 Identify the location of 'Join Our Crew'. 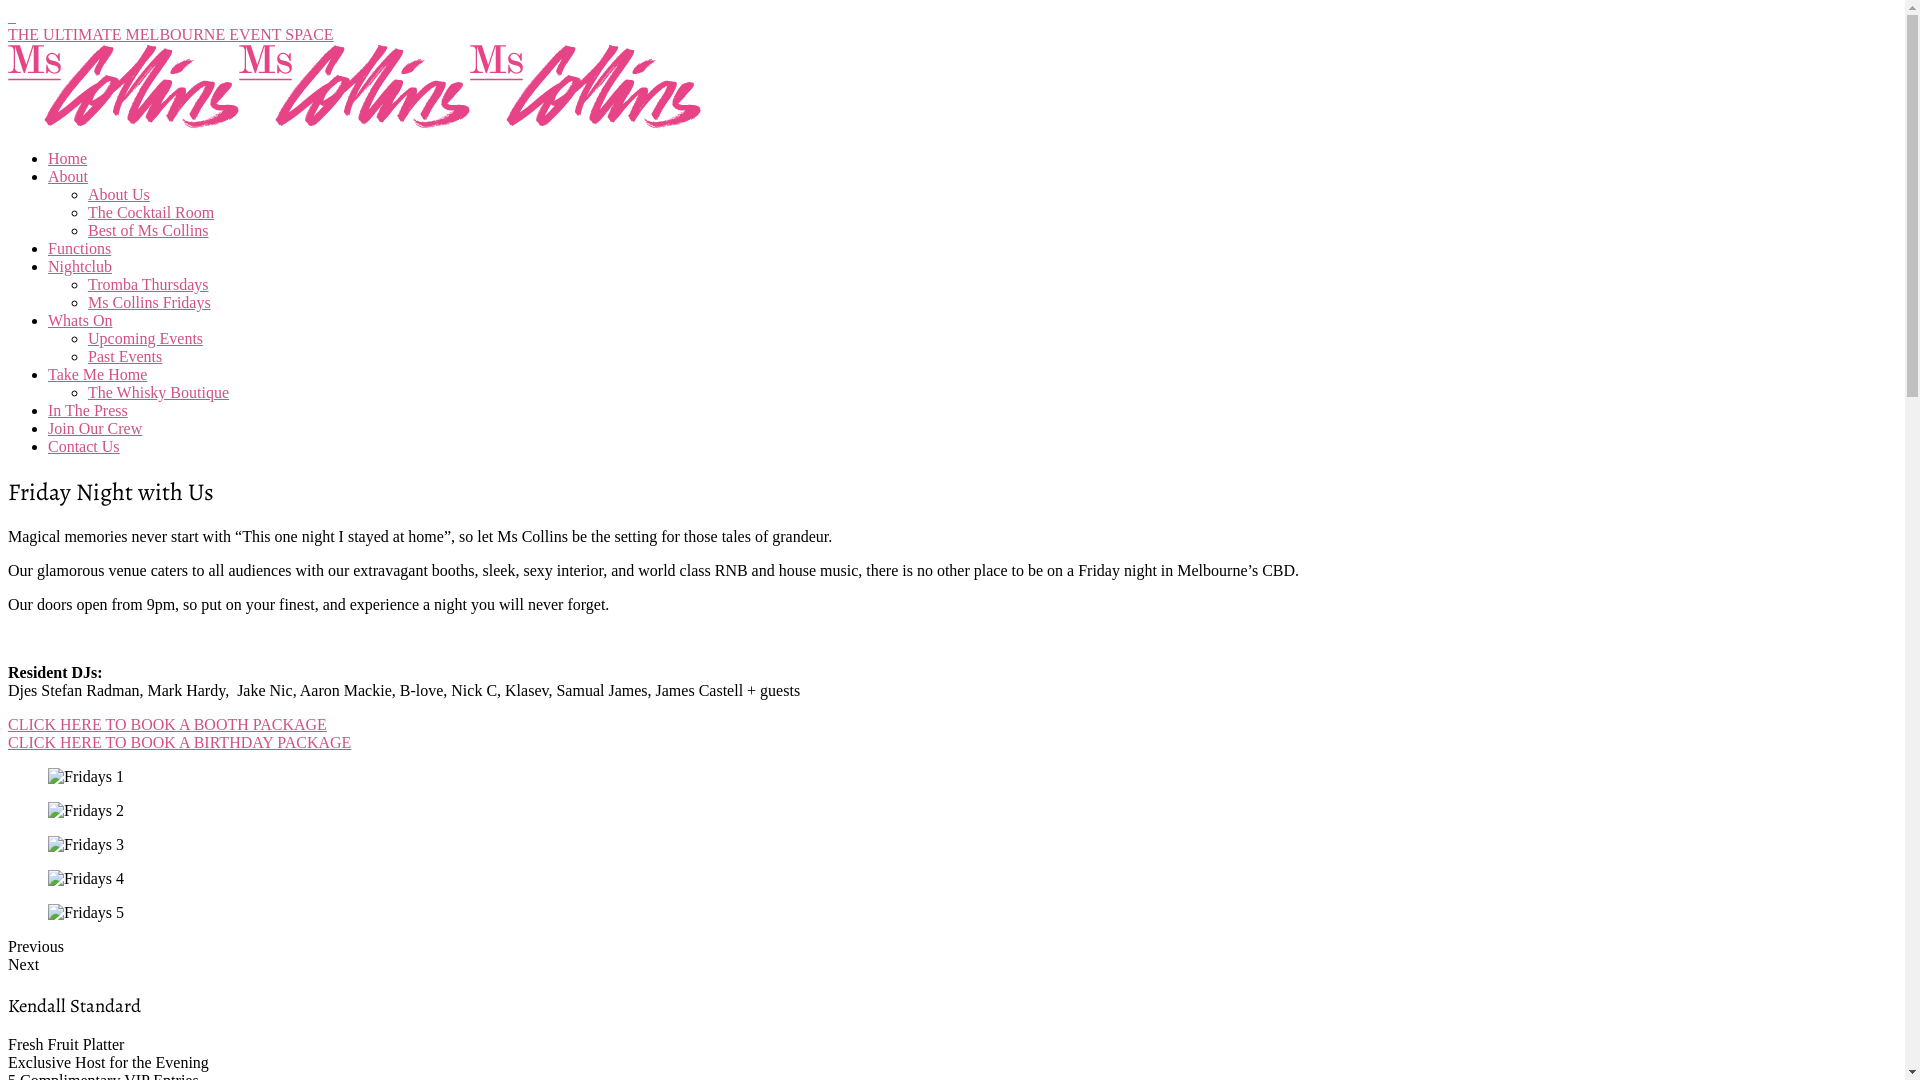
(94, 427).